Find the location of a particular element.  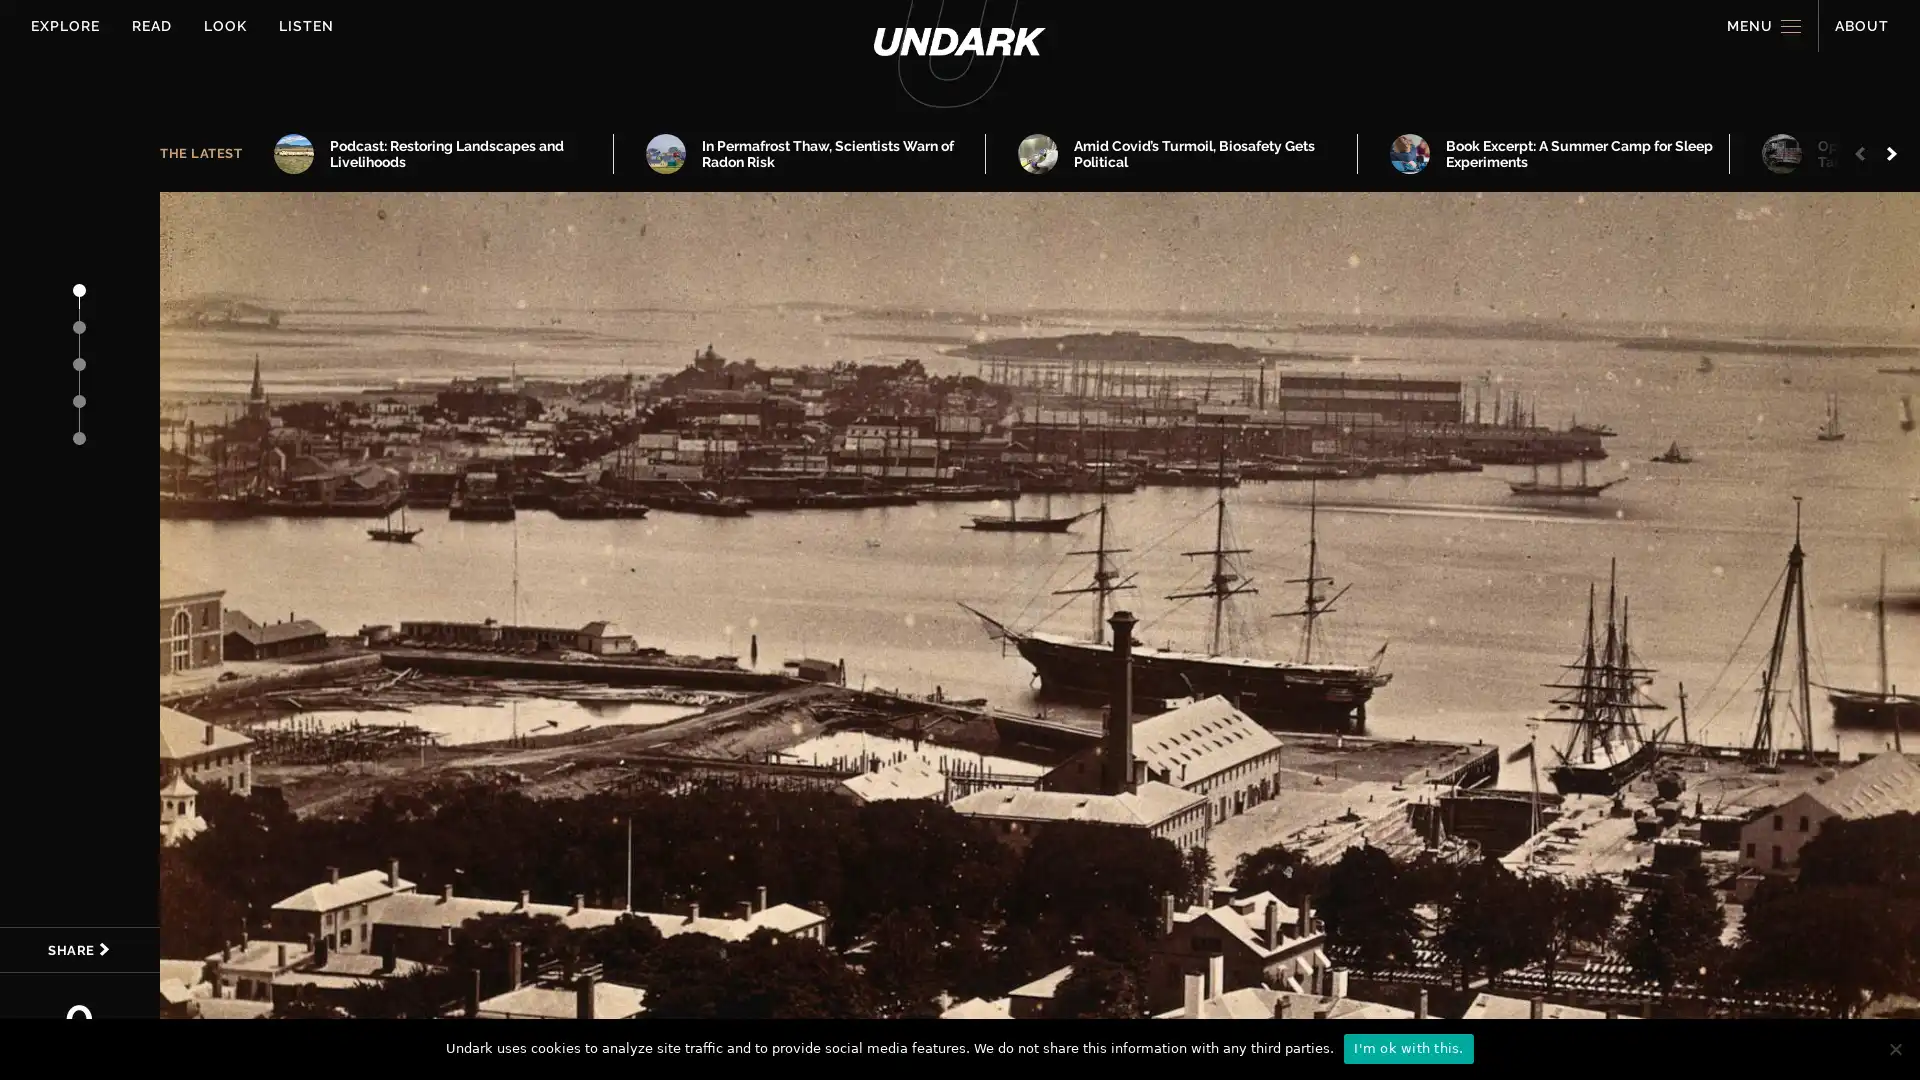

Previous is located at coordinates (1863, 153).